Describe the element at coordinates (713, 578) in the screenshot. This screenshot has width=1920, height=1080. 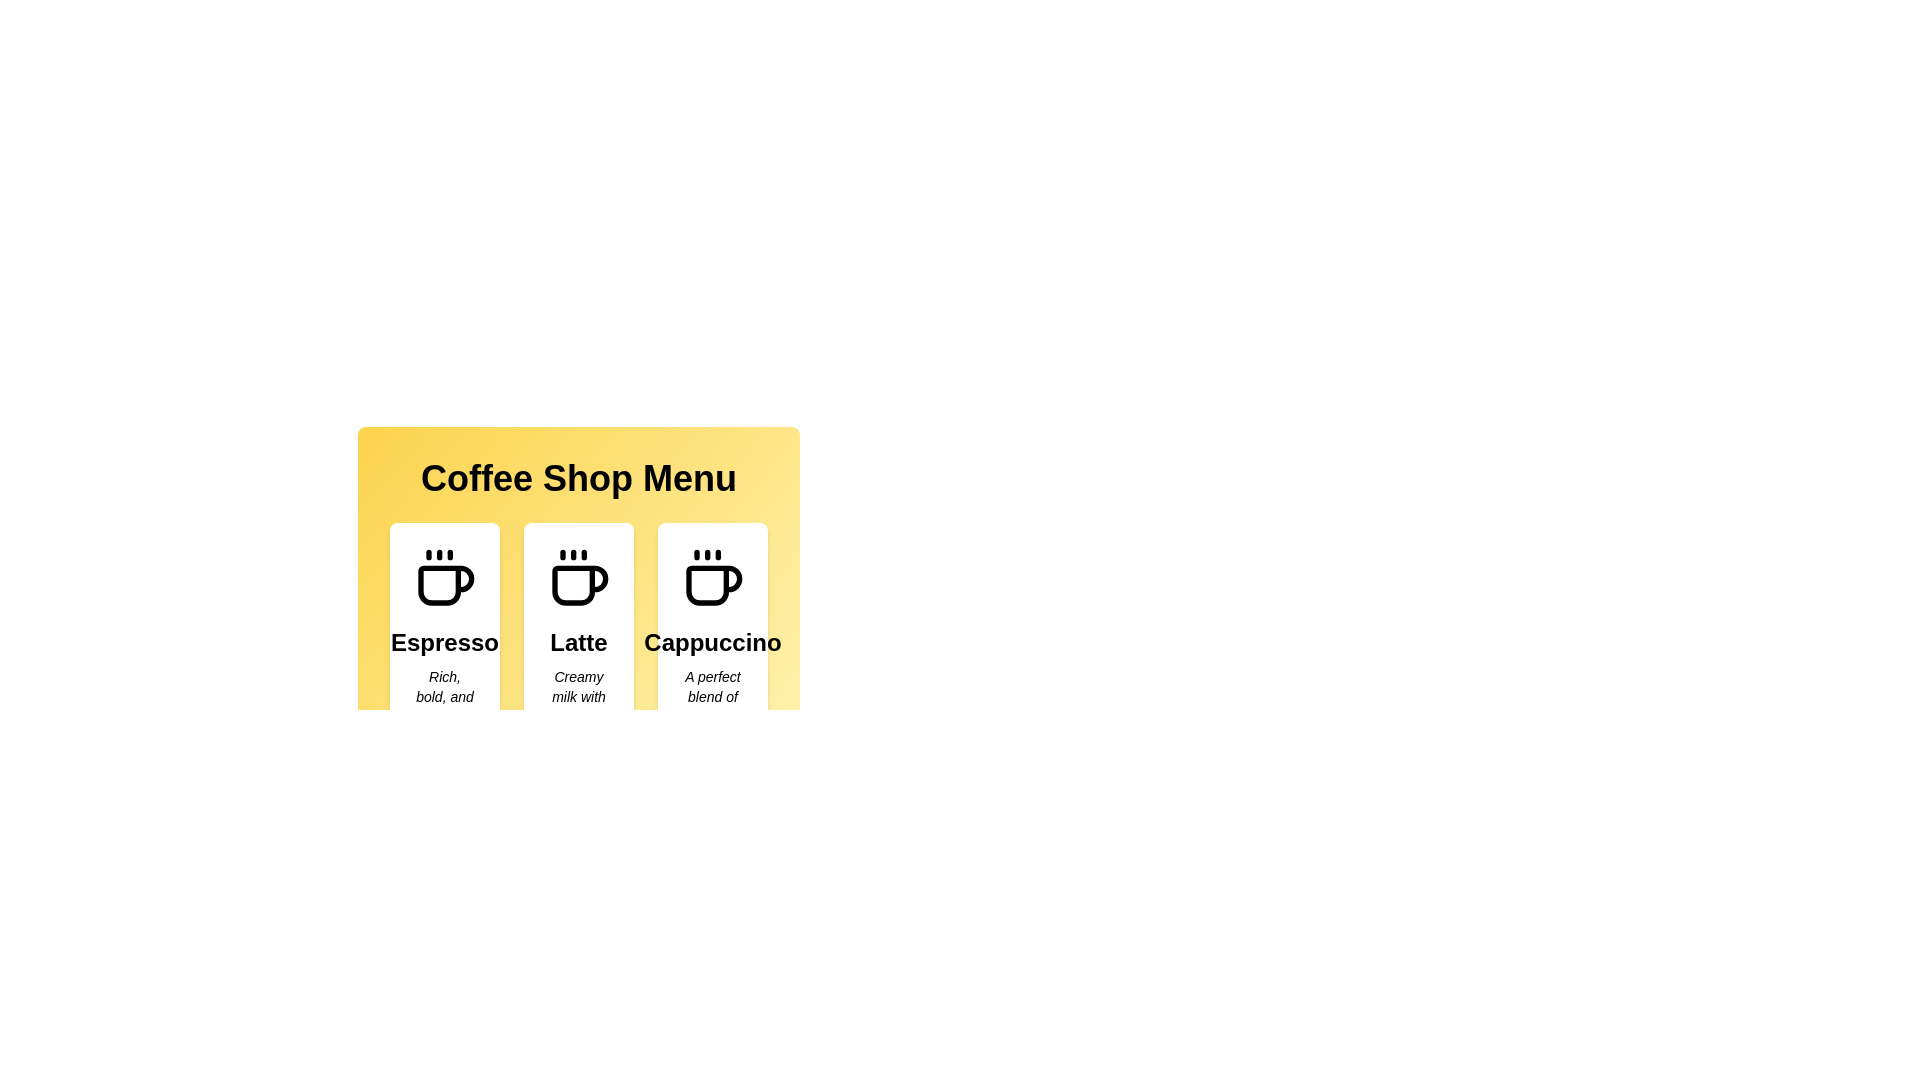
I see `the coffee icon associated with the menu item Cappuccino` at that location.